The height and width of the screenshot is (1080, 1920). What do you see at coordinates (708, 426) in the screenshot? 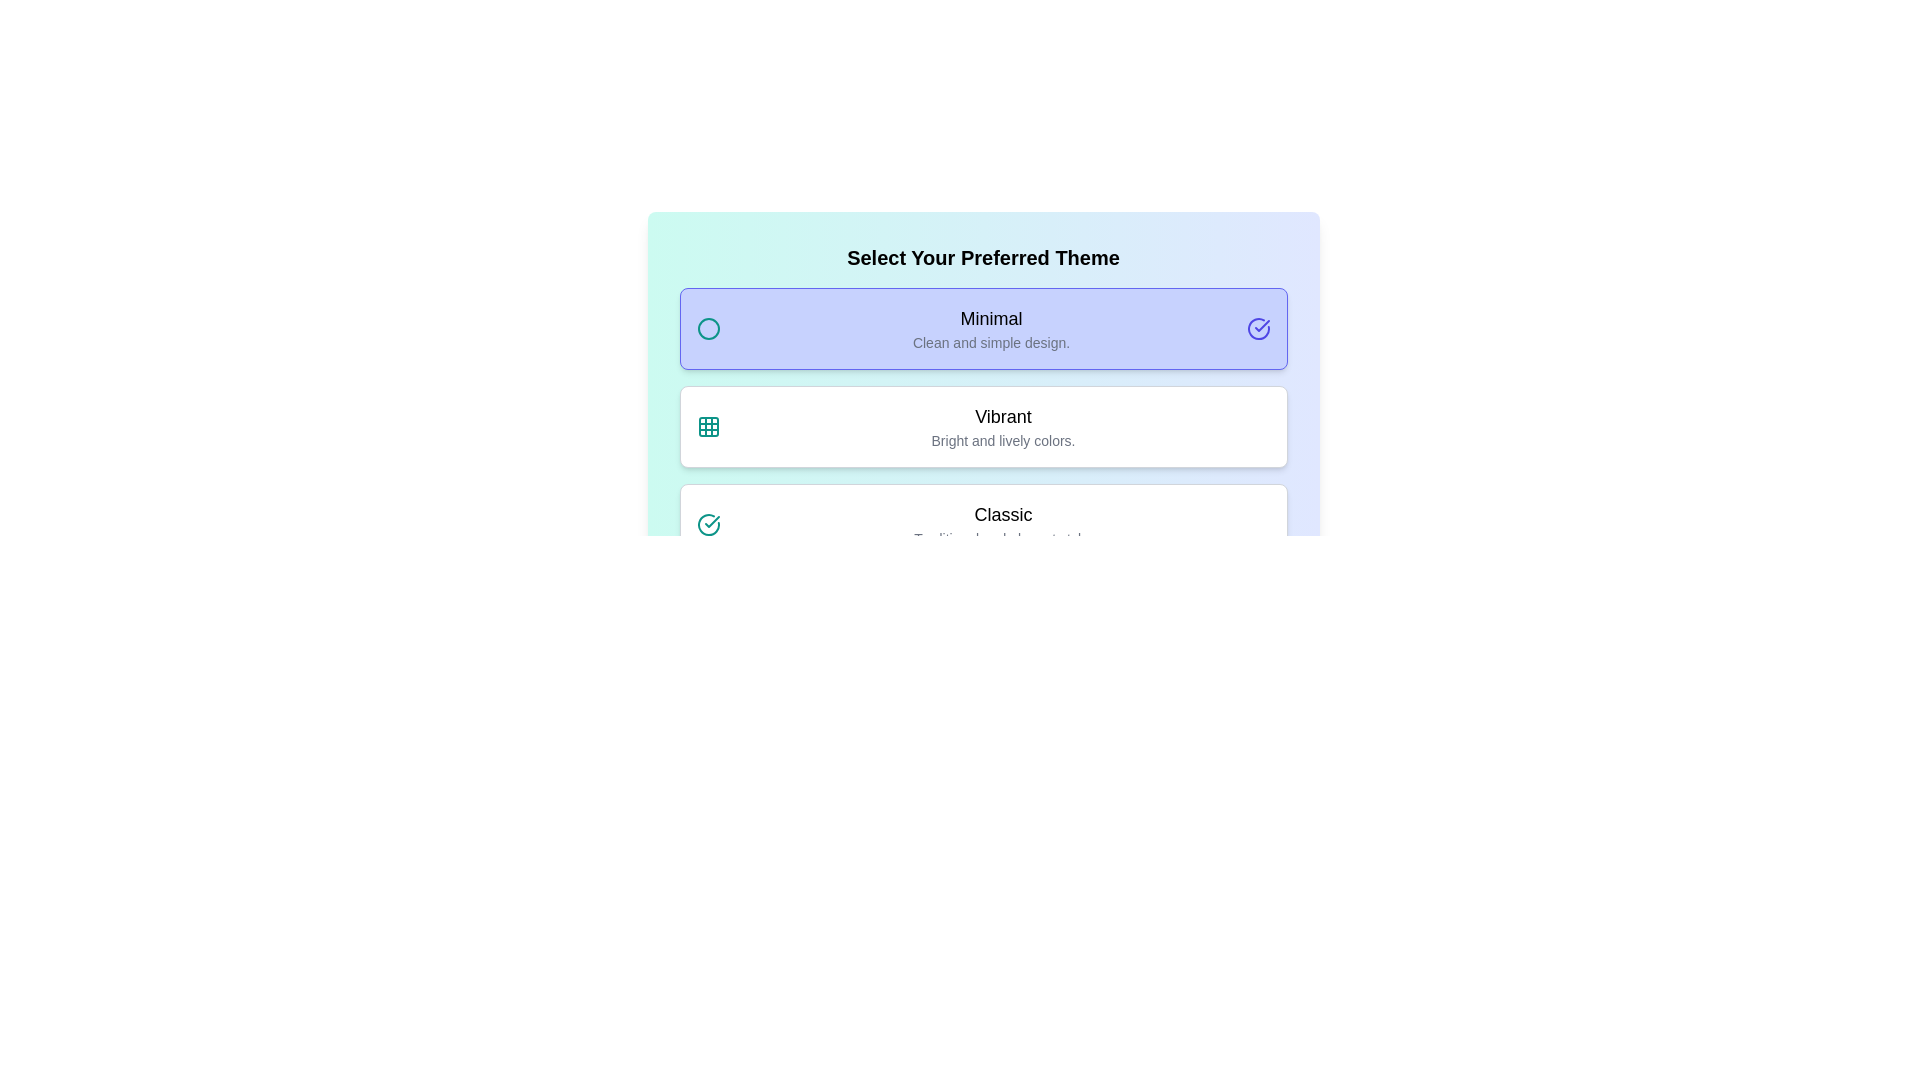
I see `the Decorative grid icon for the 'Vibrant' theme option, which serves as an identifying icon in the theme selection interface` at bounding box center [708, 426].